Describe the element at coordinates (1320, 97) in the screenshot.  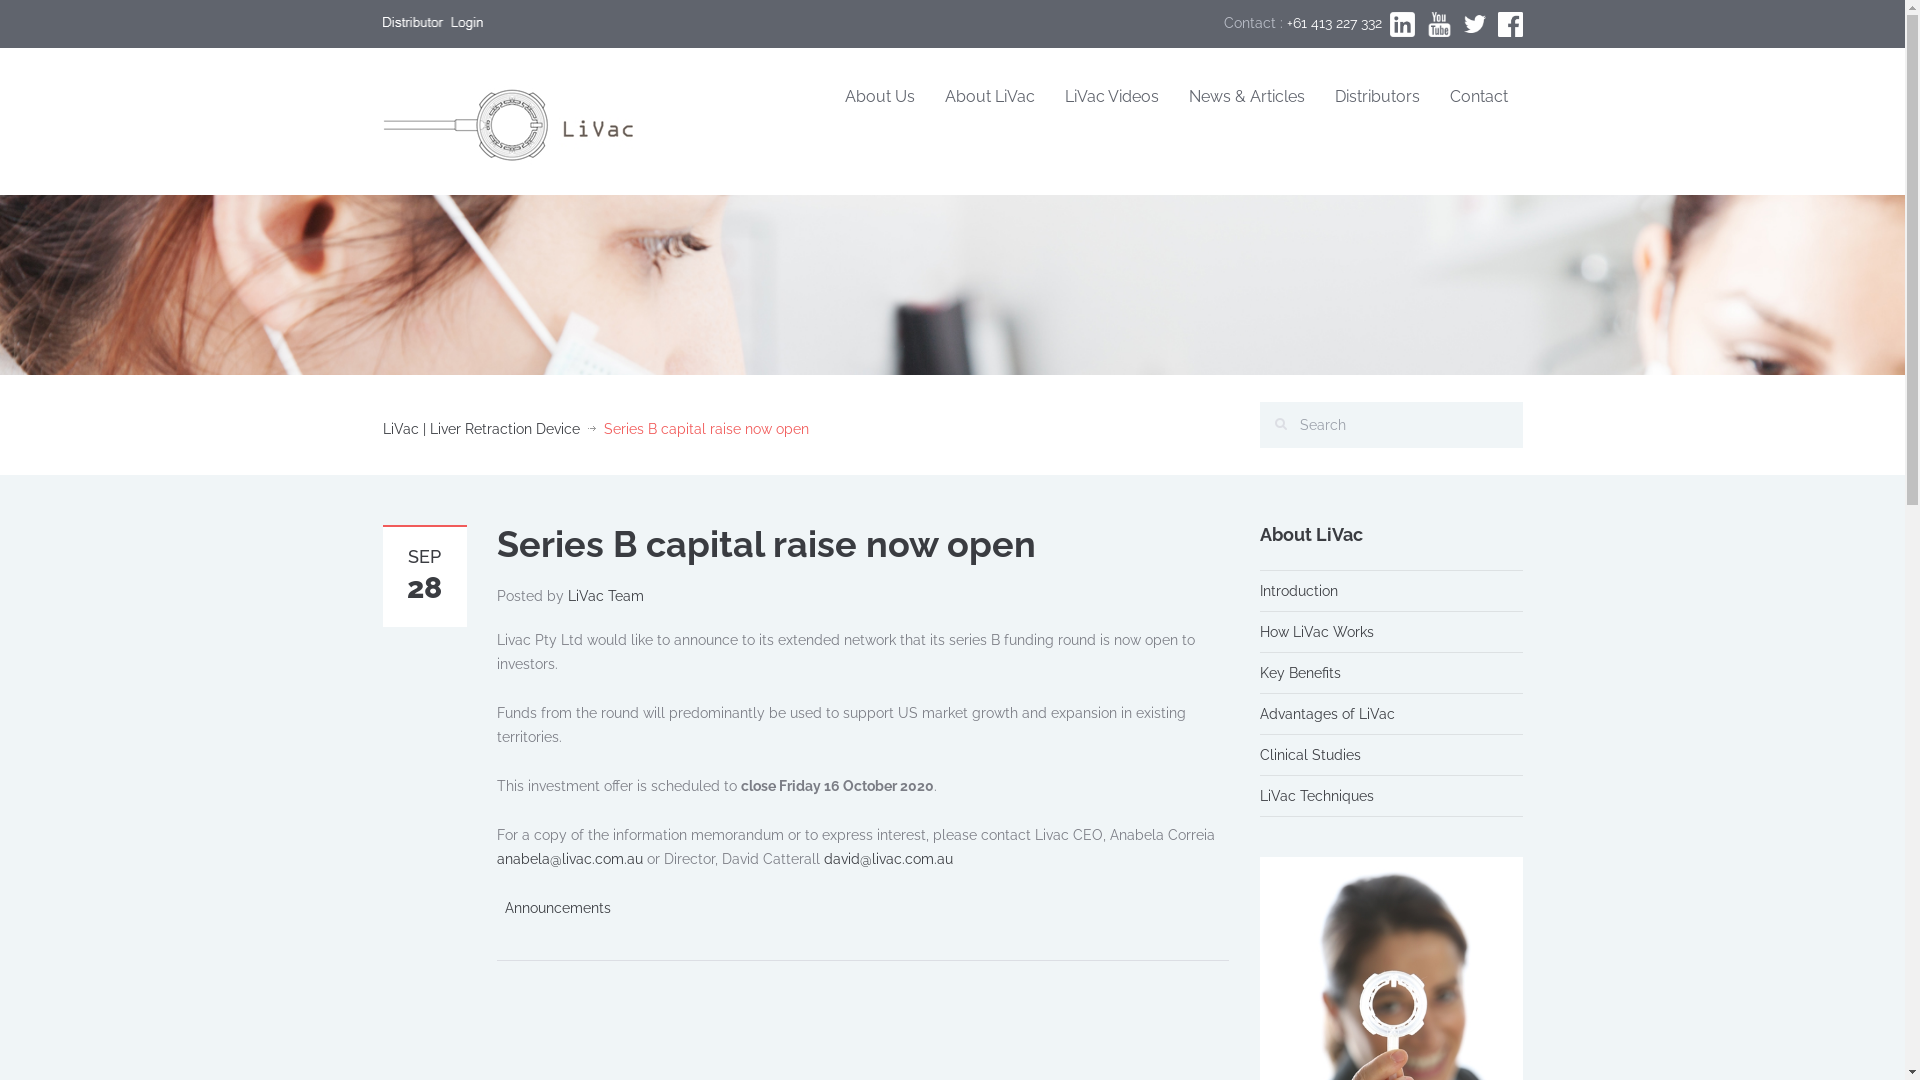
I see `'Distributors'` at that location.